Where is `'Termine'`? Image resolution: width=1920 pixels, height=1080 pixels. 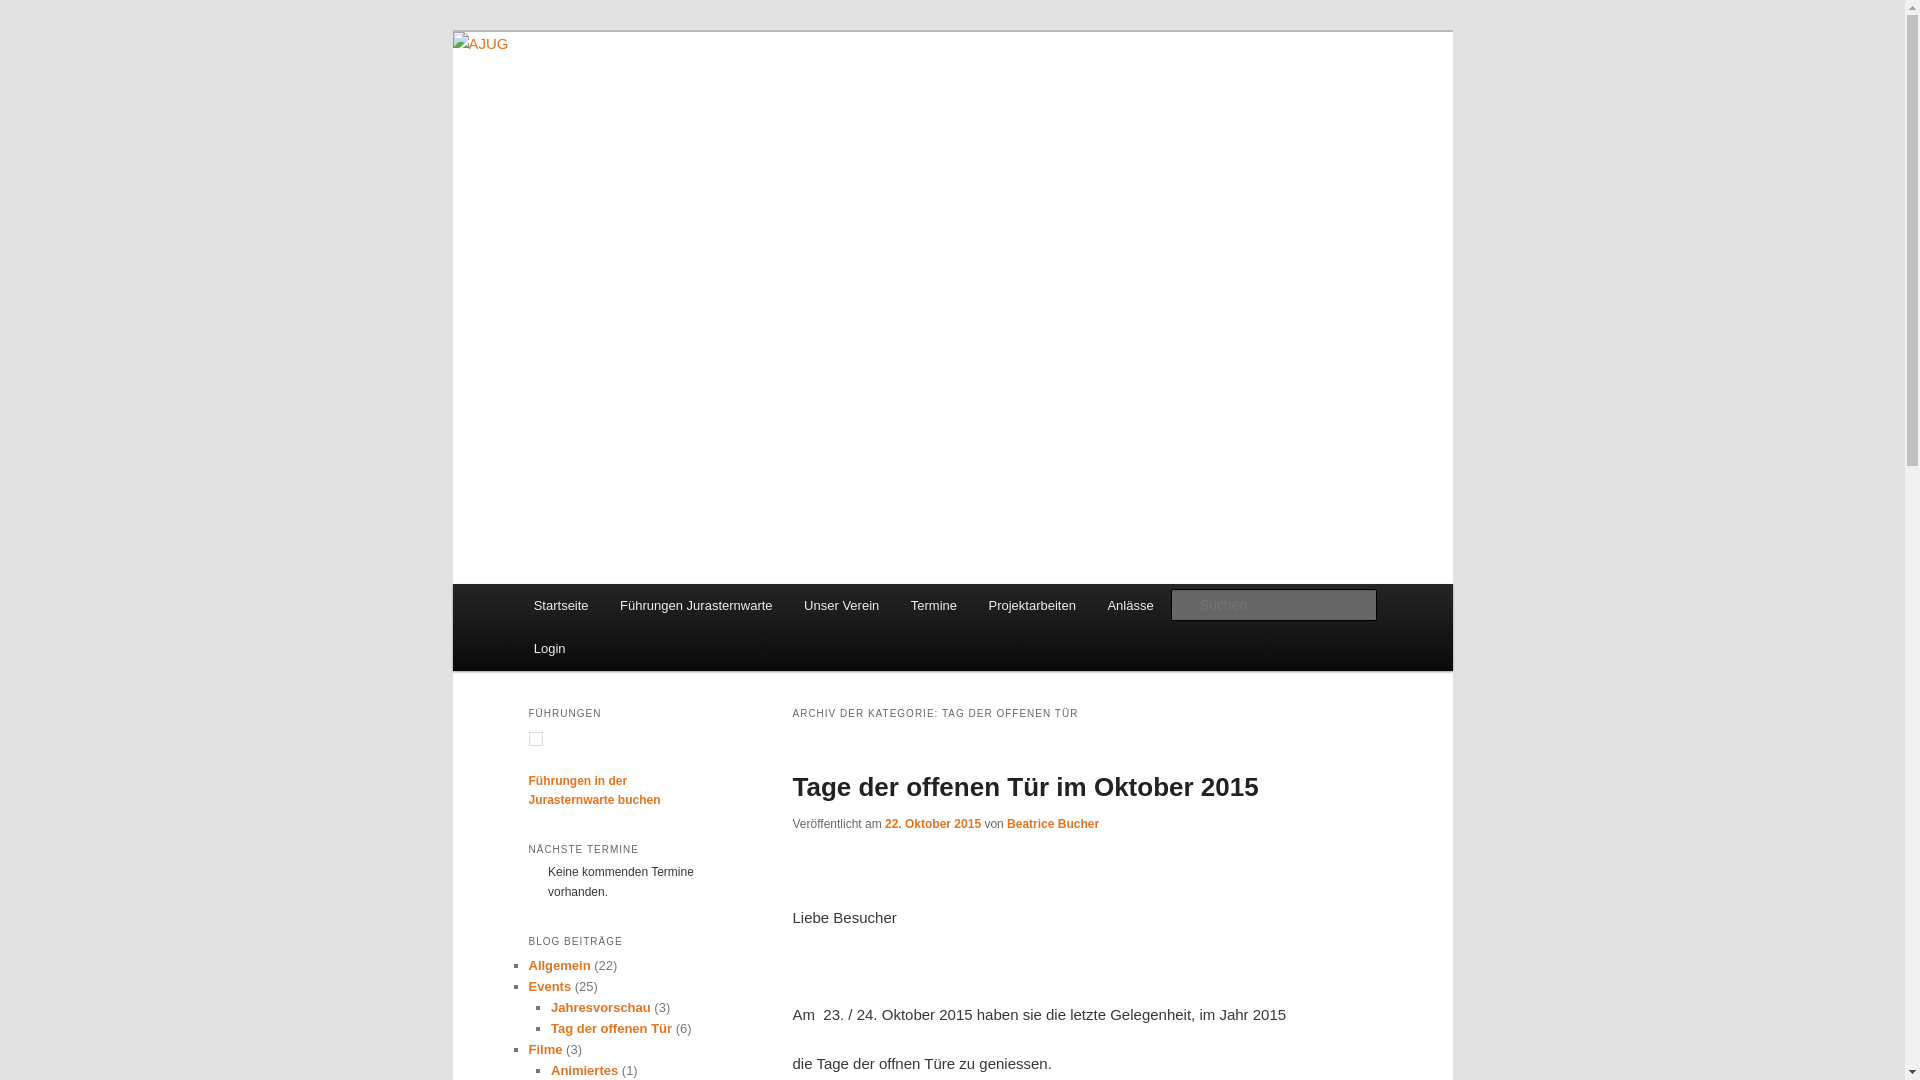
'Termine' is located at coordinates (933, 604).